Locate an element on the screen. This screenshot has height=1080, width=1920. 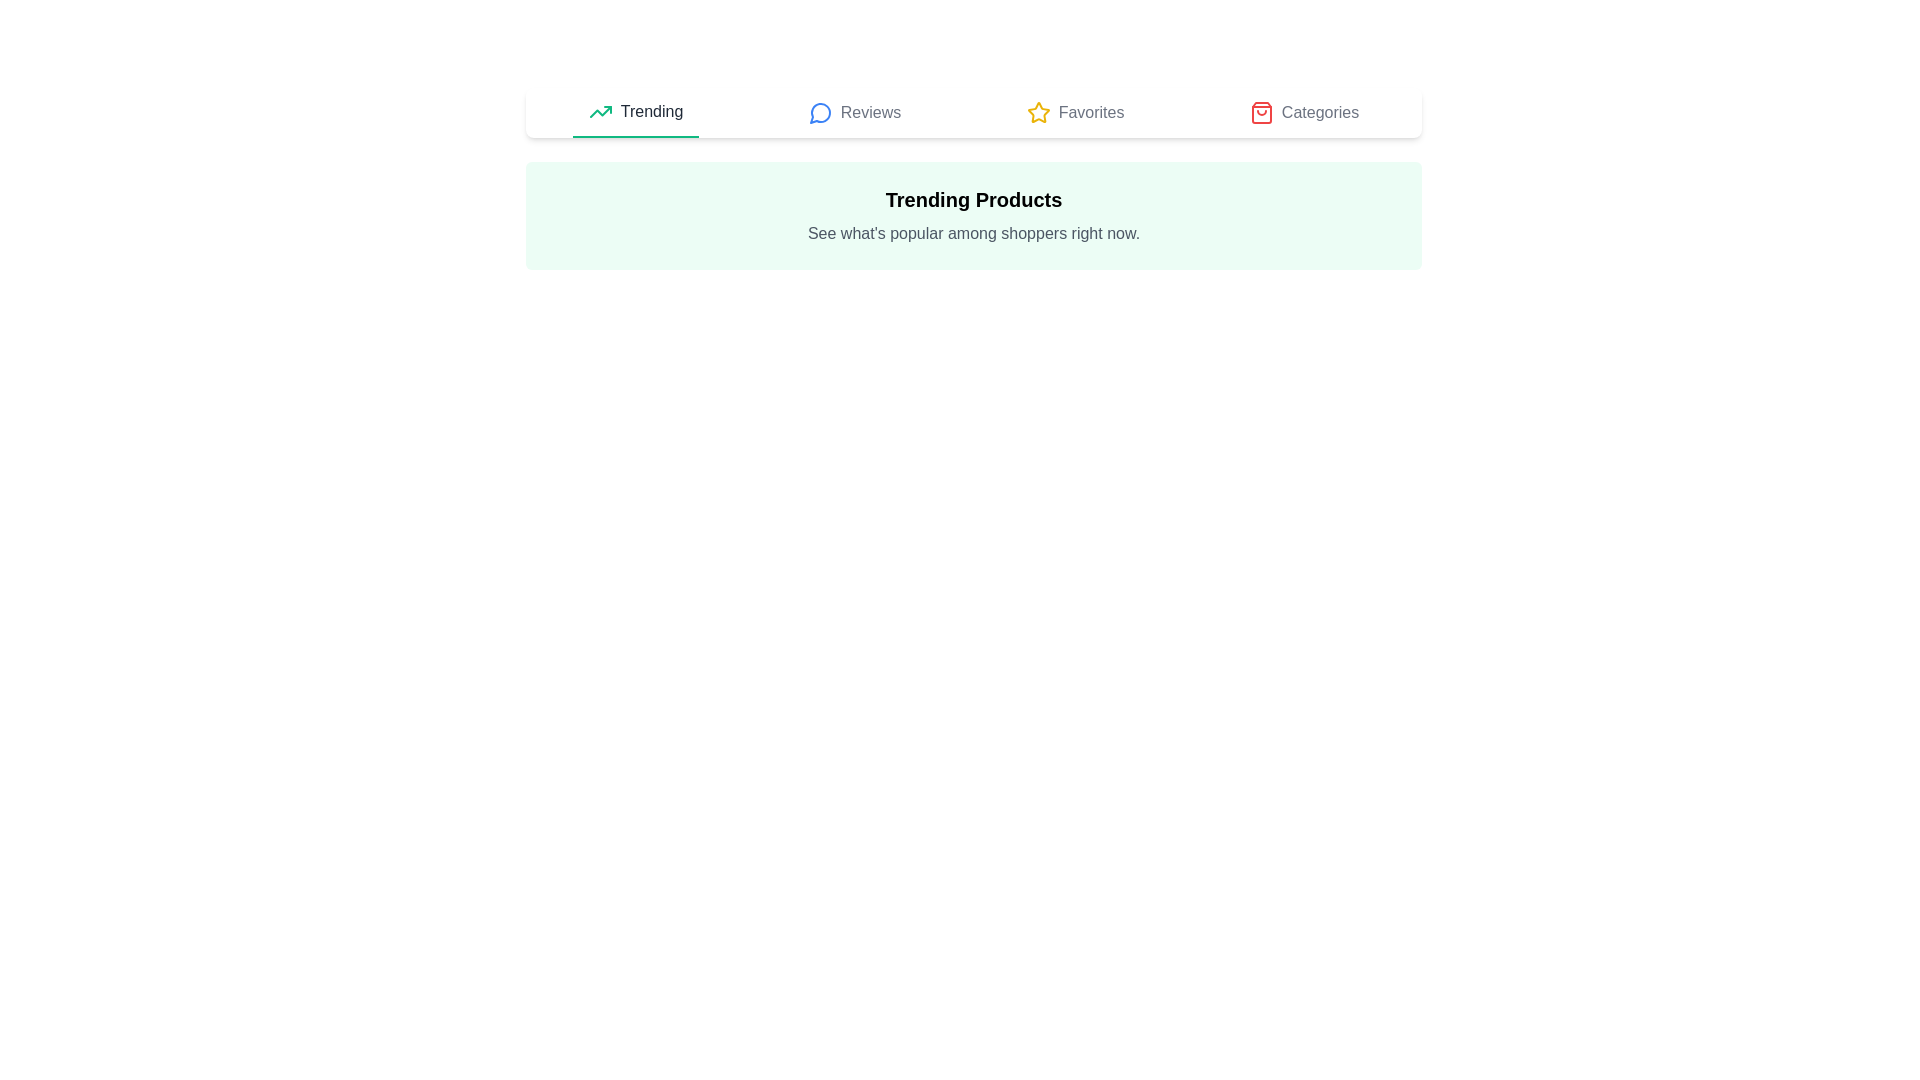
the star-shaped graphical icon with a yellow outline located in the favorites tab to associate it with the Favorites tab for contextual actions is located at coordinates (1037, 111).